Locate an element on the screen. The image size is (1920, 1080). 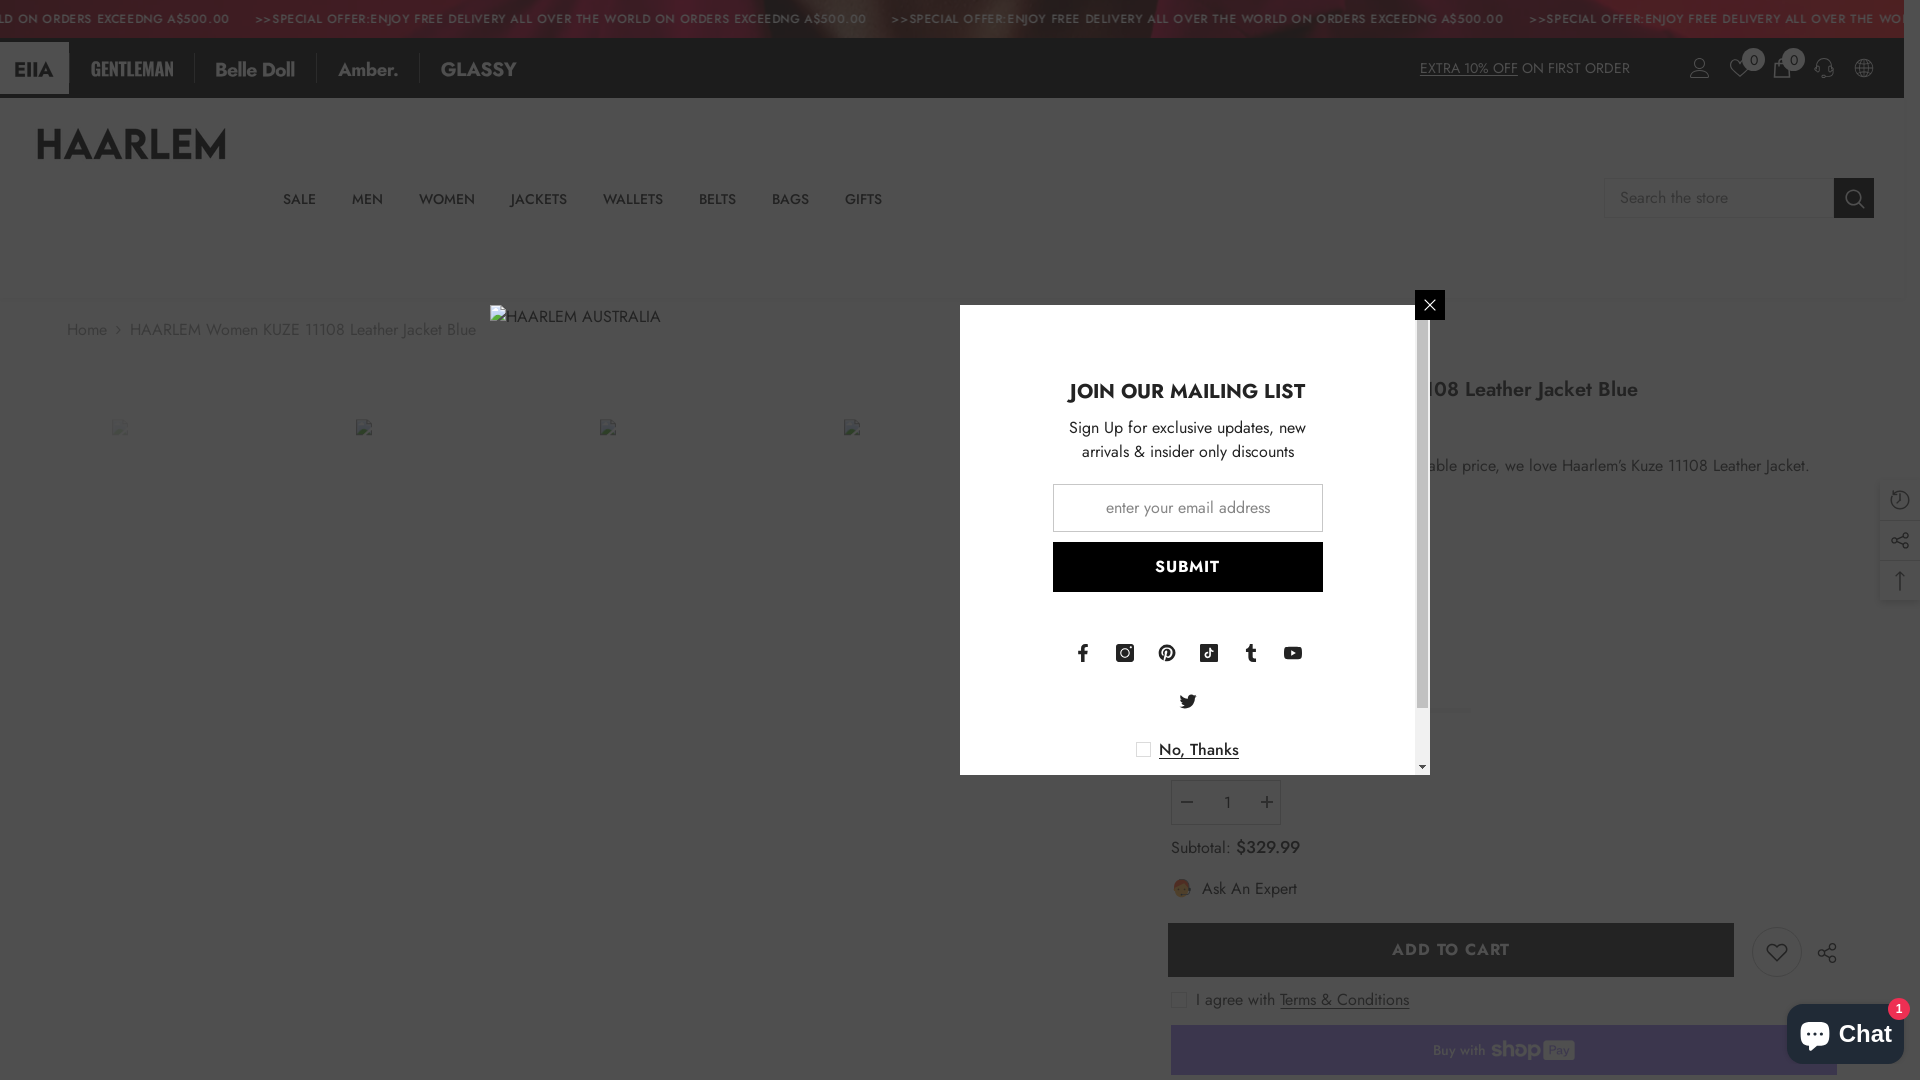
'Home' is located at coordinates (85, 329).